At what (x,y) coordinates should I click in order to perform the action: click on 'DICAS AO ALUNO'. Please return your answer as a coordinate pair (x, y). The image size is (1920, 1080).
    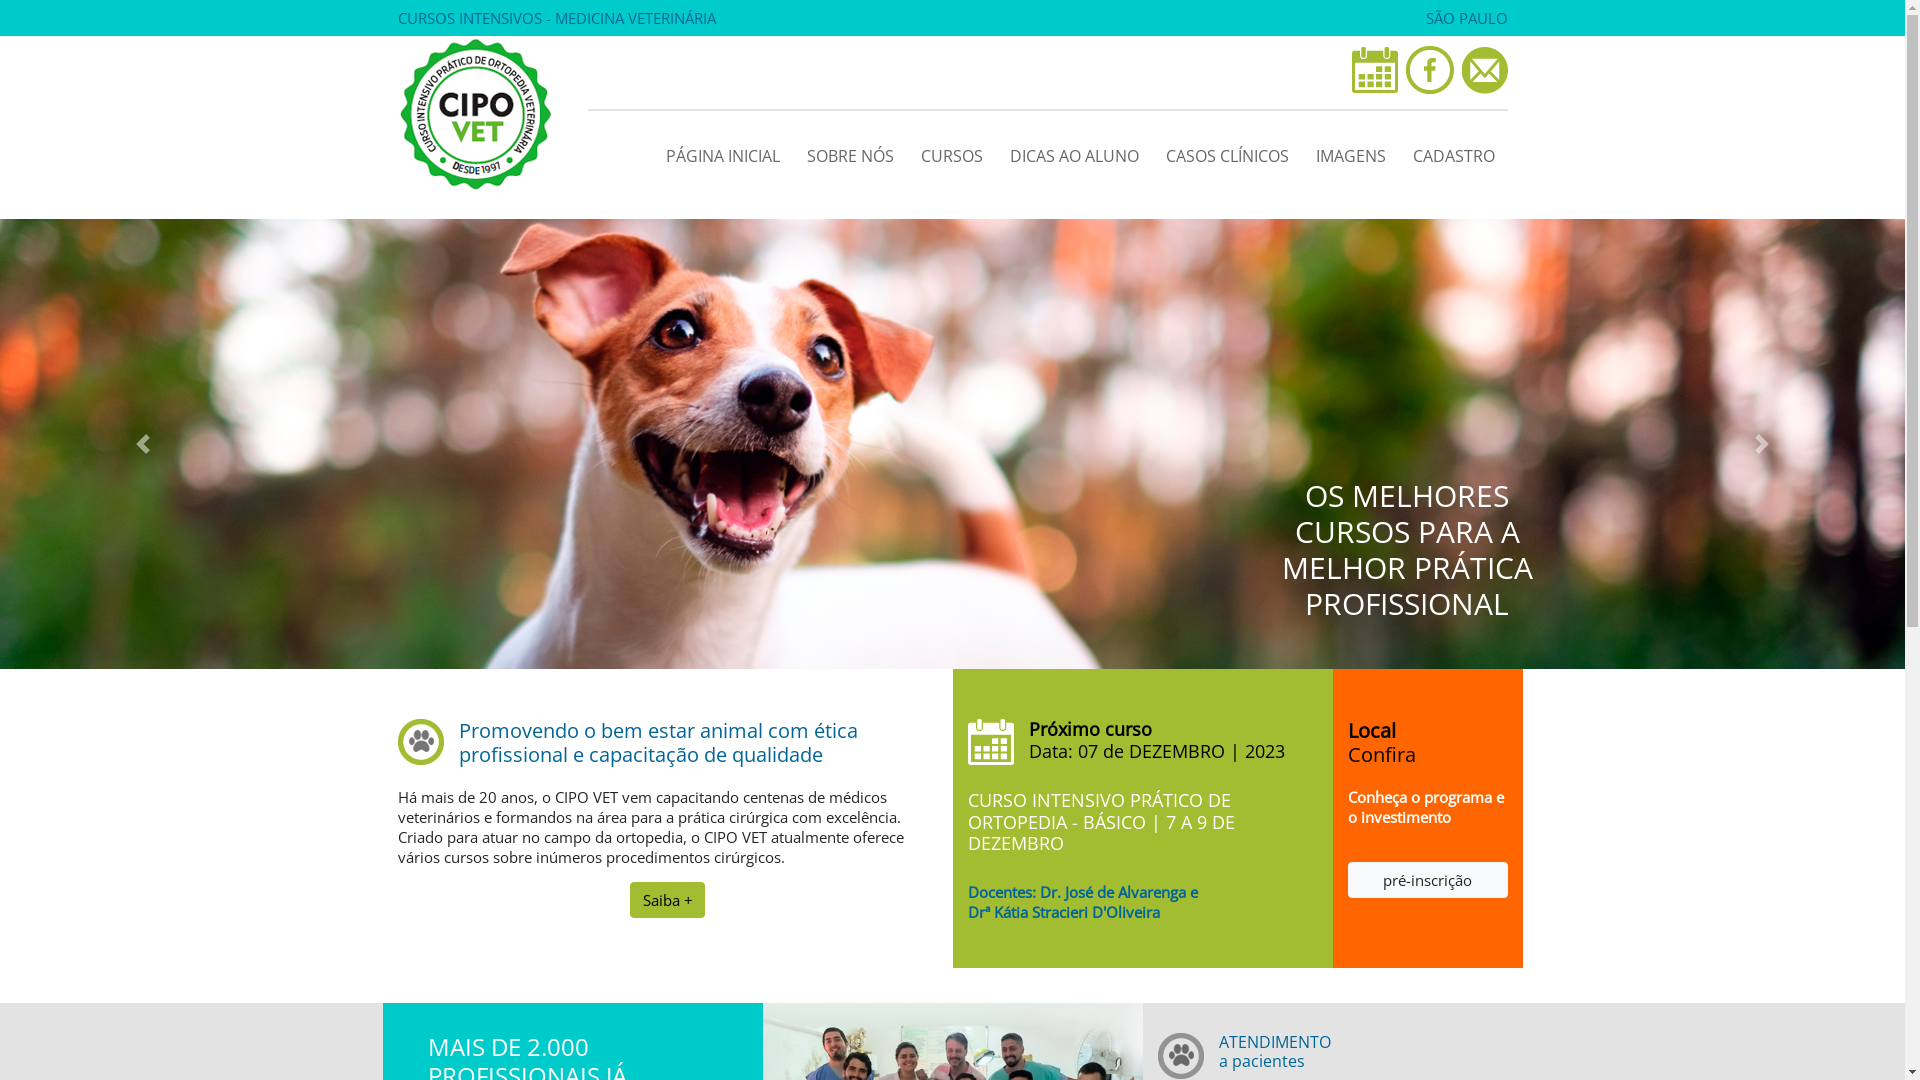
    Looking at the image, I should click on (996, 150).